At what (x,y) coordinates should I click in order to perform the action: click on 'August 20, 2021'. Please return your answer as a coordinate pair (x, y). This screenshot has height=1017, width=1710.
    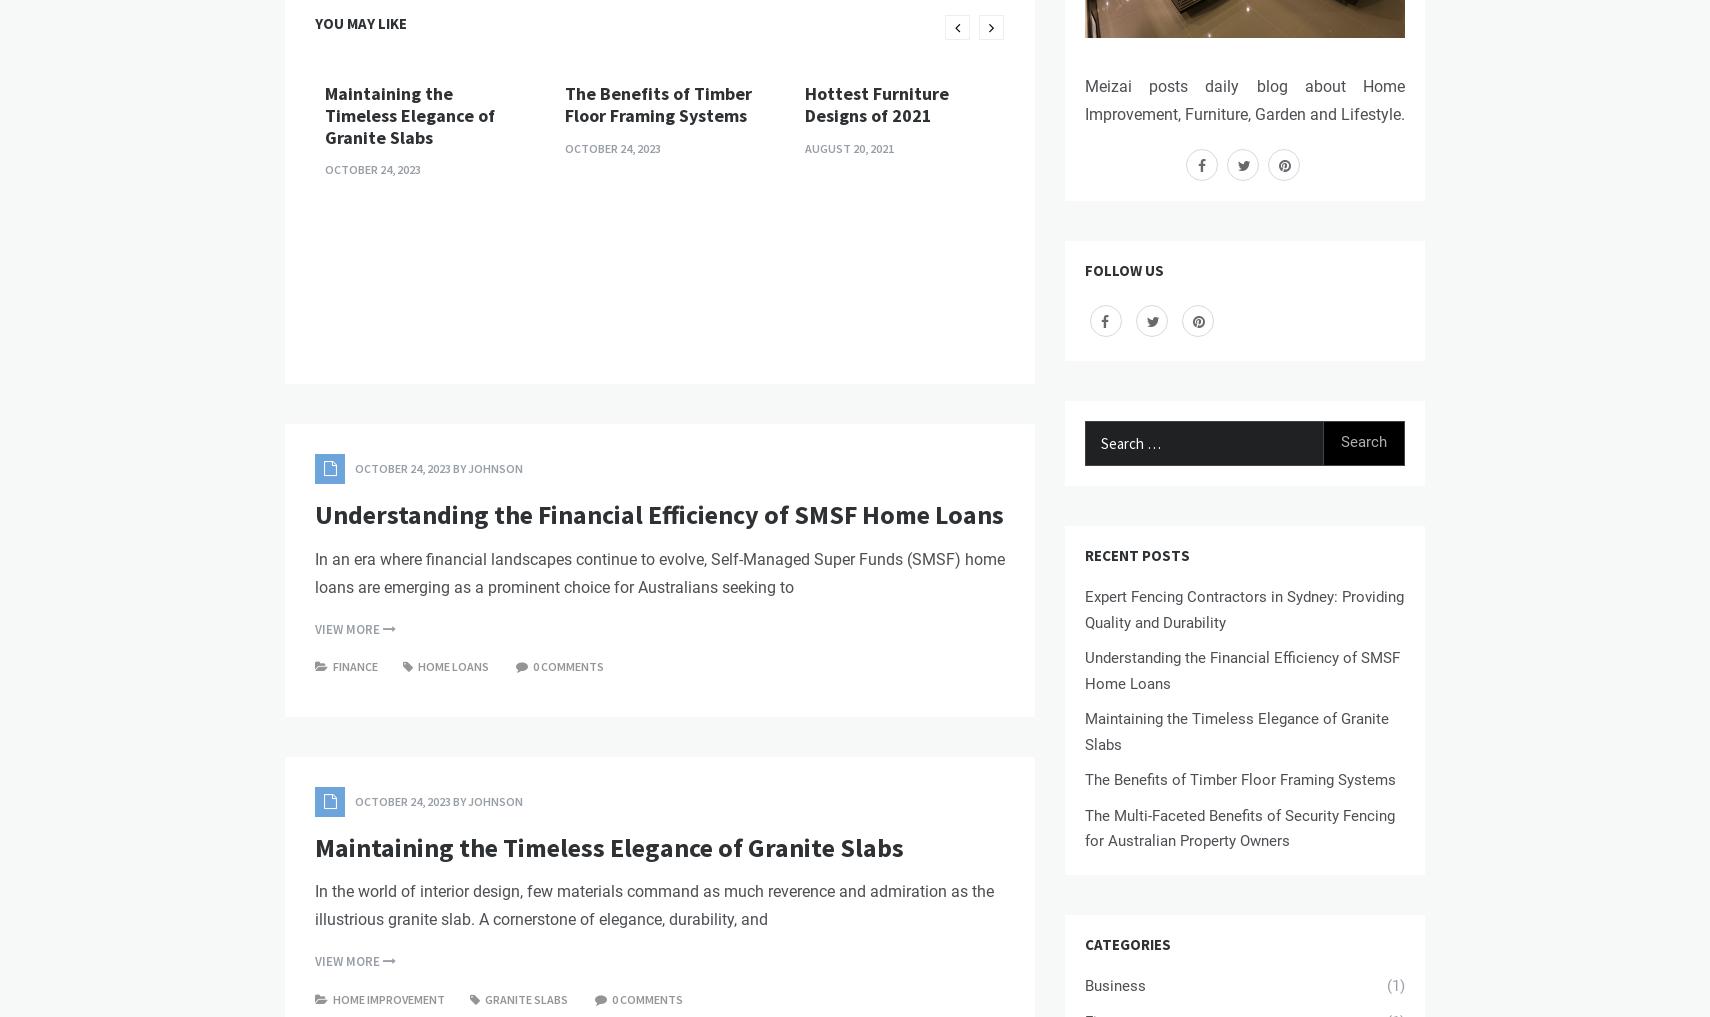
    Looking at the image, I should click on (849, 146).